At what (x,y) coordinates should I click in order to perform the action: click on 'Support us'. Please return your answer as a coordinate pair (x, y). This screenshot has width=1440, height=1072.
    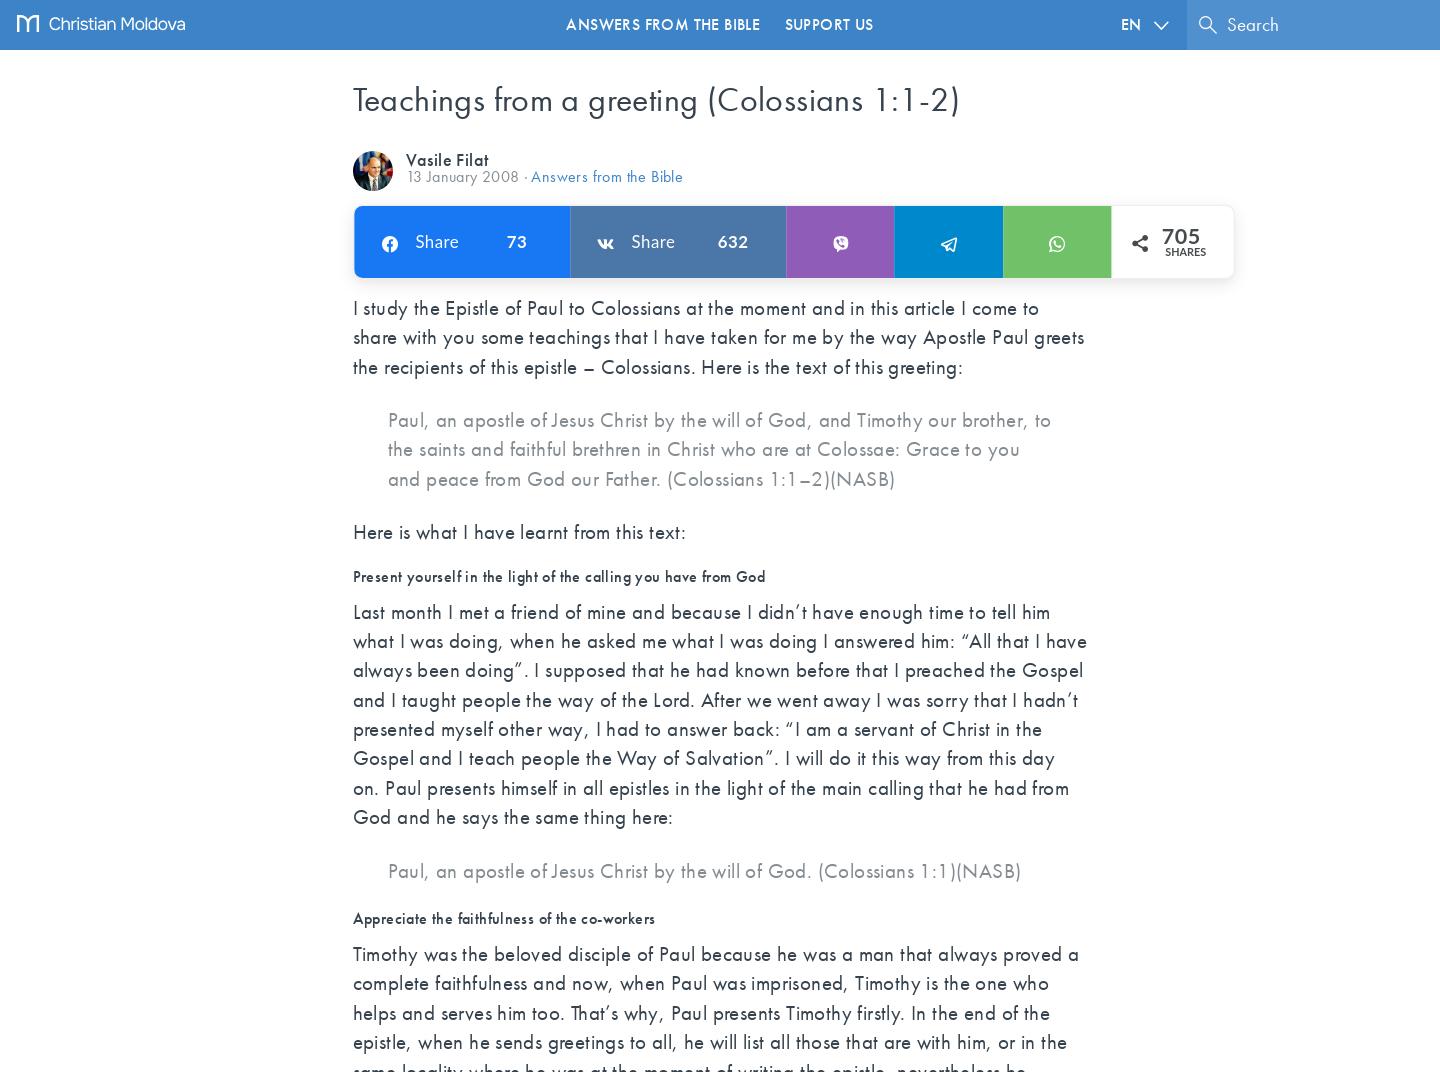
    Looking at the image, I should click on (783, 23).